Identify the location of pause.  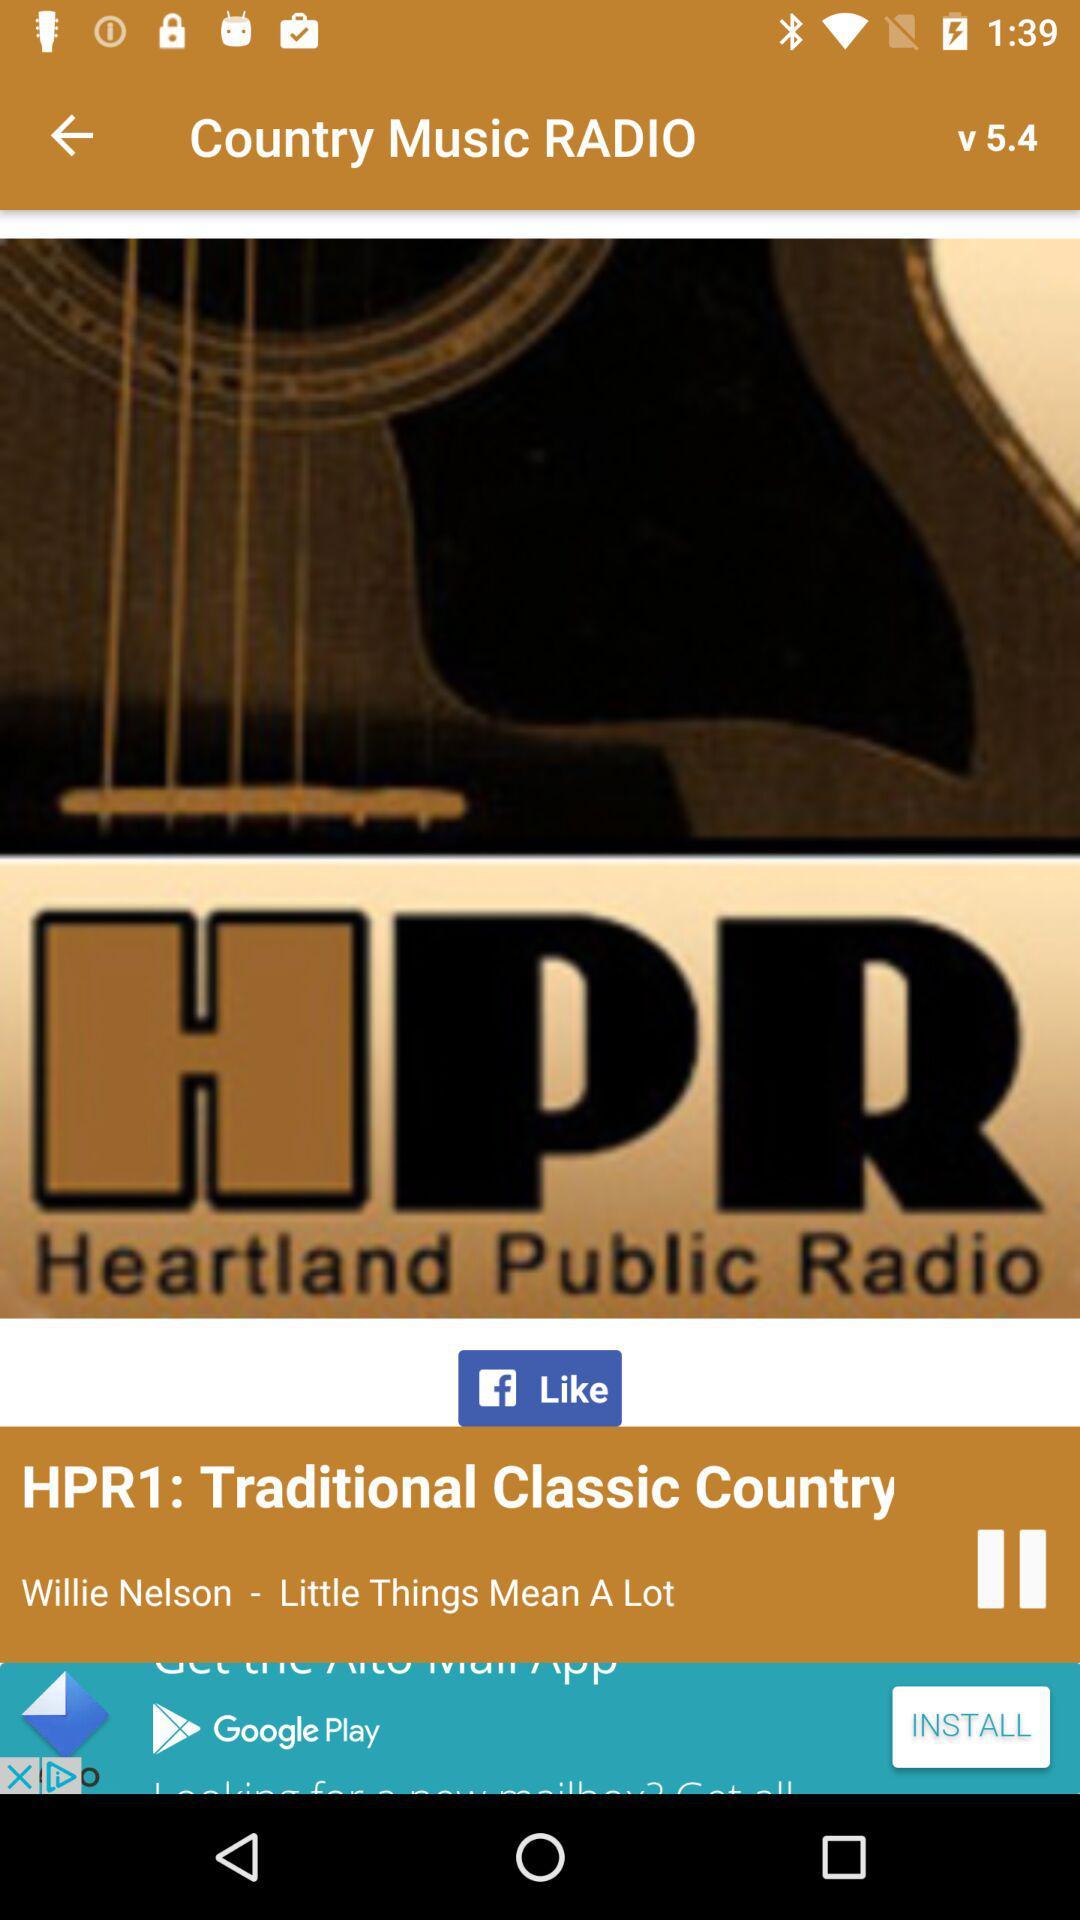
(1011, 1568).